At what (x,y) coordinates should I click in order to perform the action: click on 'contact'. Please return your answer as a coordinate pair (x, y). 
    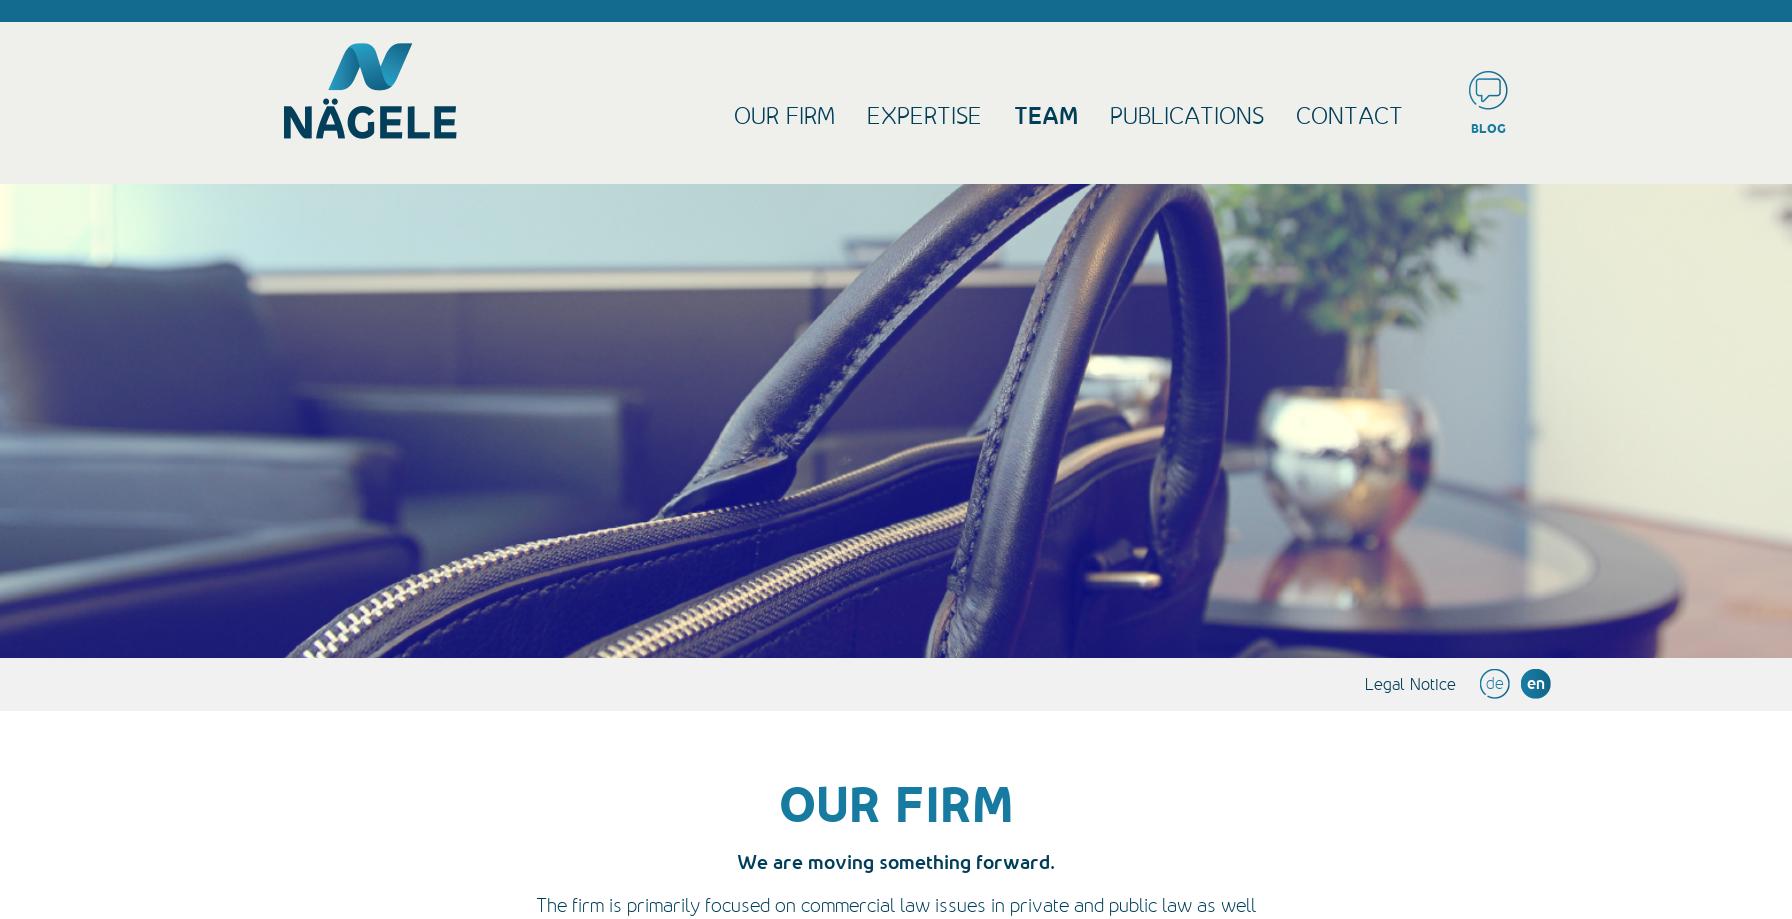
    Looking at the image, I should click on (1349, 114).